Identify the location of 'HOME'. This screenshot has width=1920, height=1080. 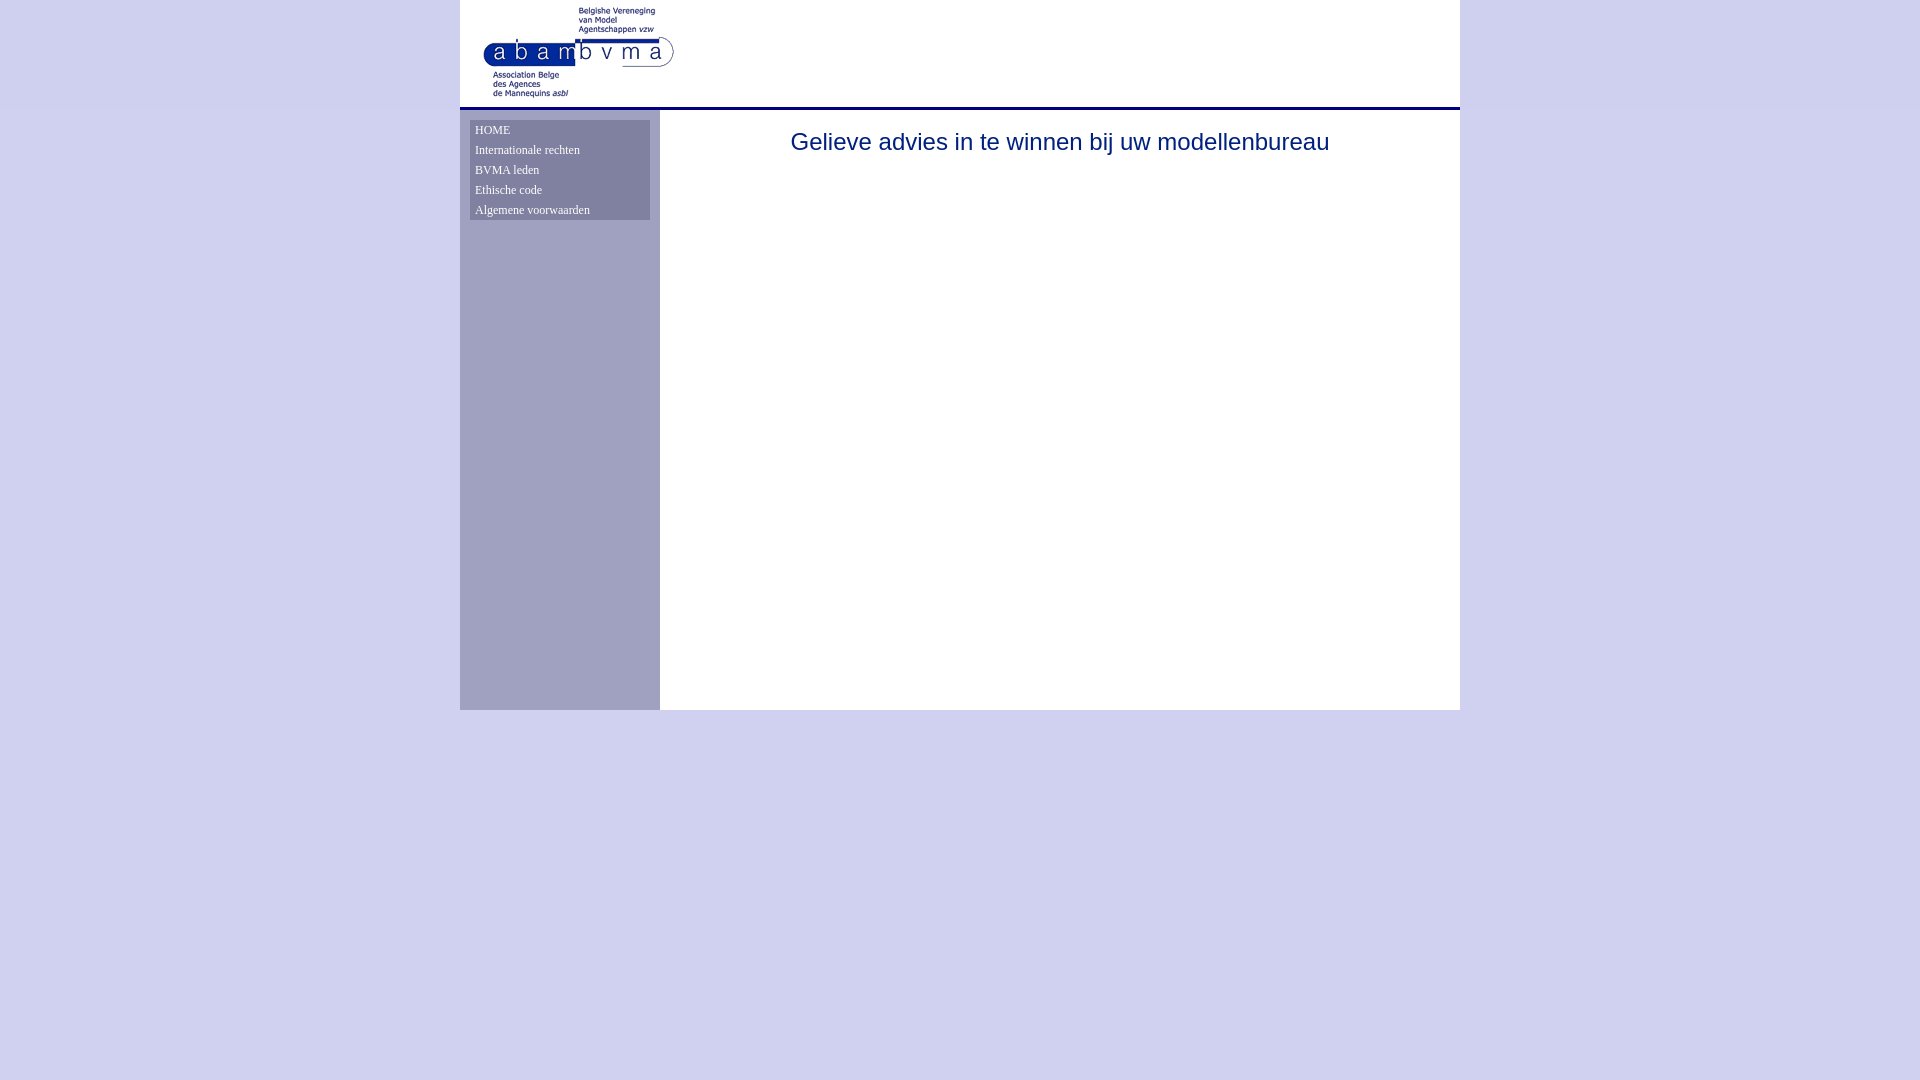
(474, 130).